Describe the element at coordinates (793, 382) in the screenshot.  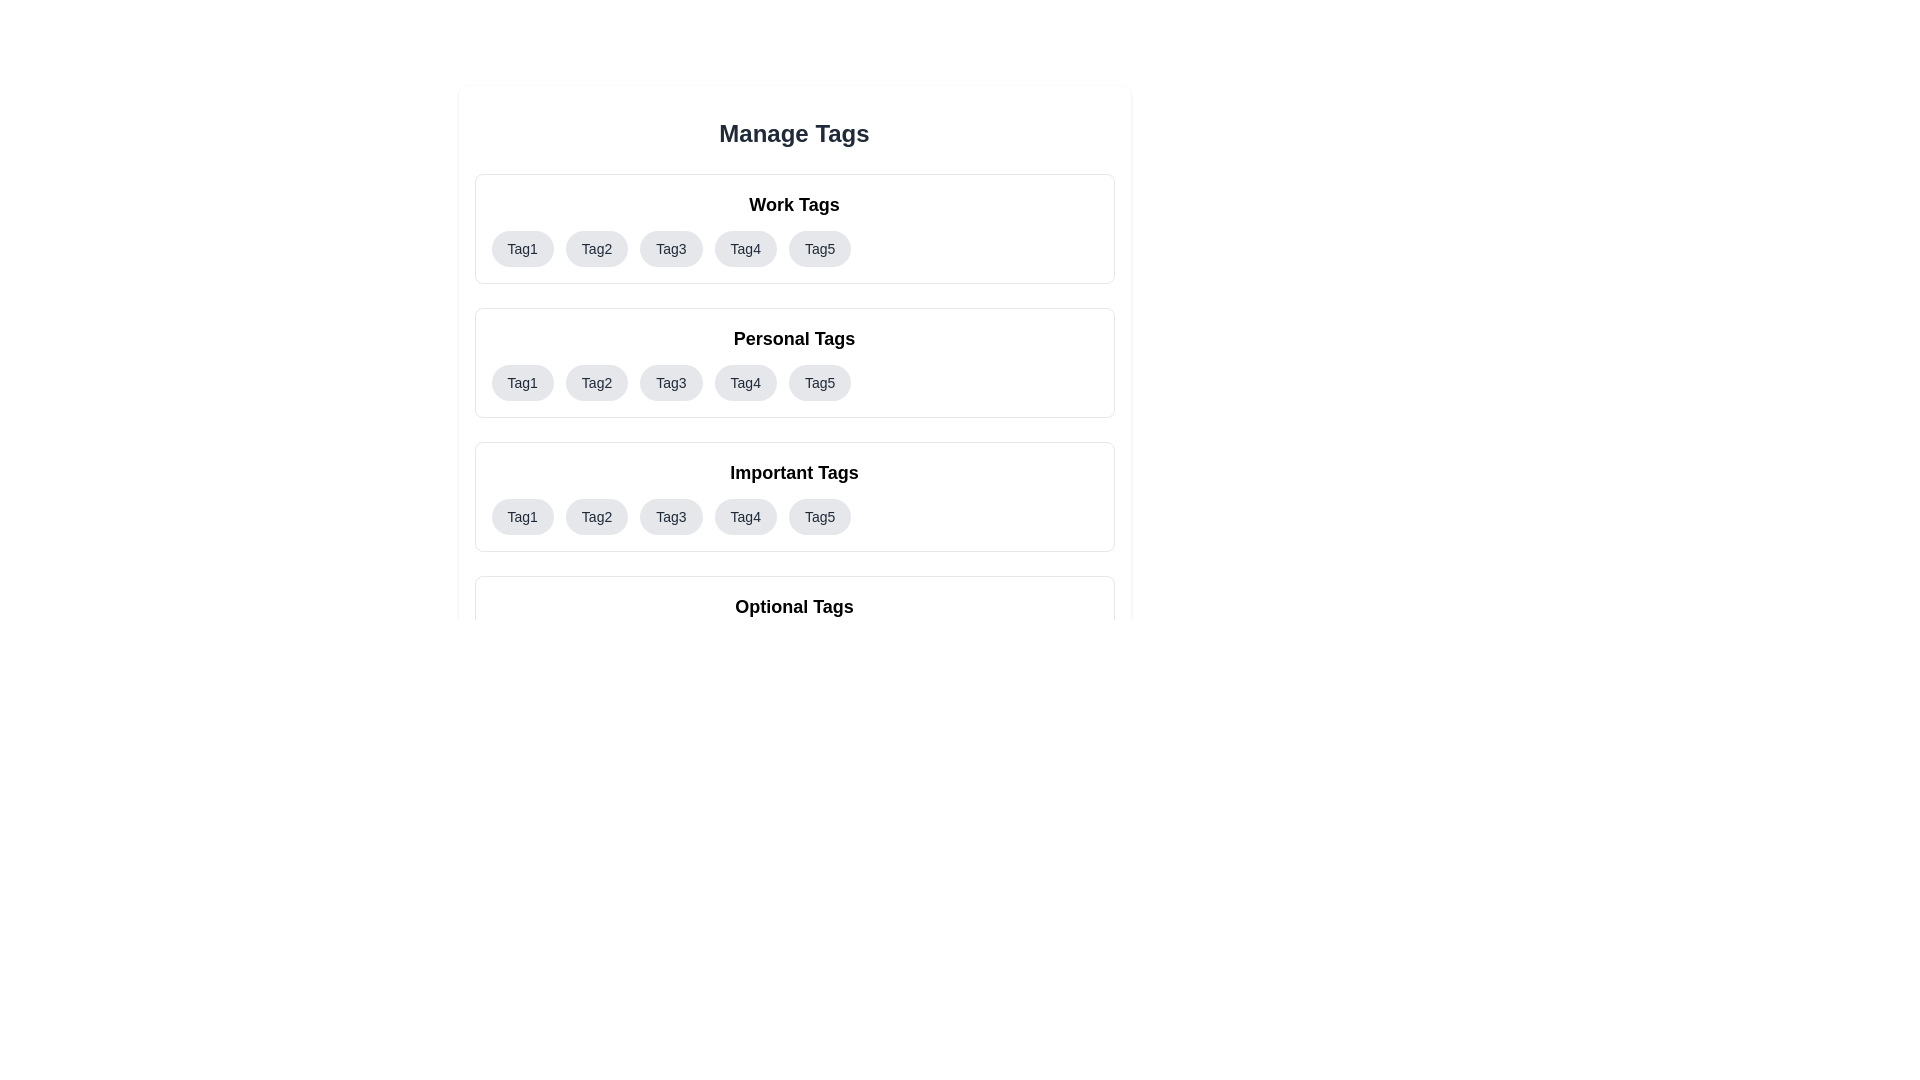
I see `a tag within the Interactive tag group, which is styled as buttons with a light gray background and rounded edges, located in the 'Personal Tags' section` at that location.